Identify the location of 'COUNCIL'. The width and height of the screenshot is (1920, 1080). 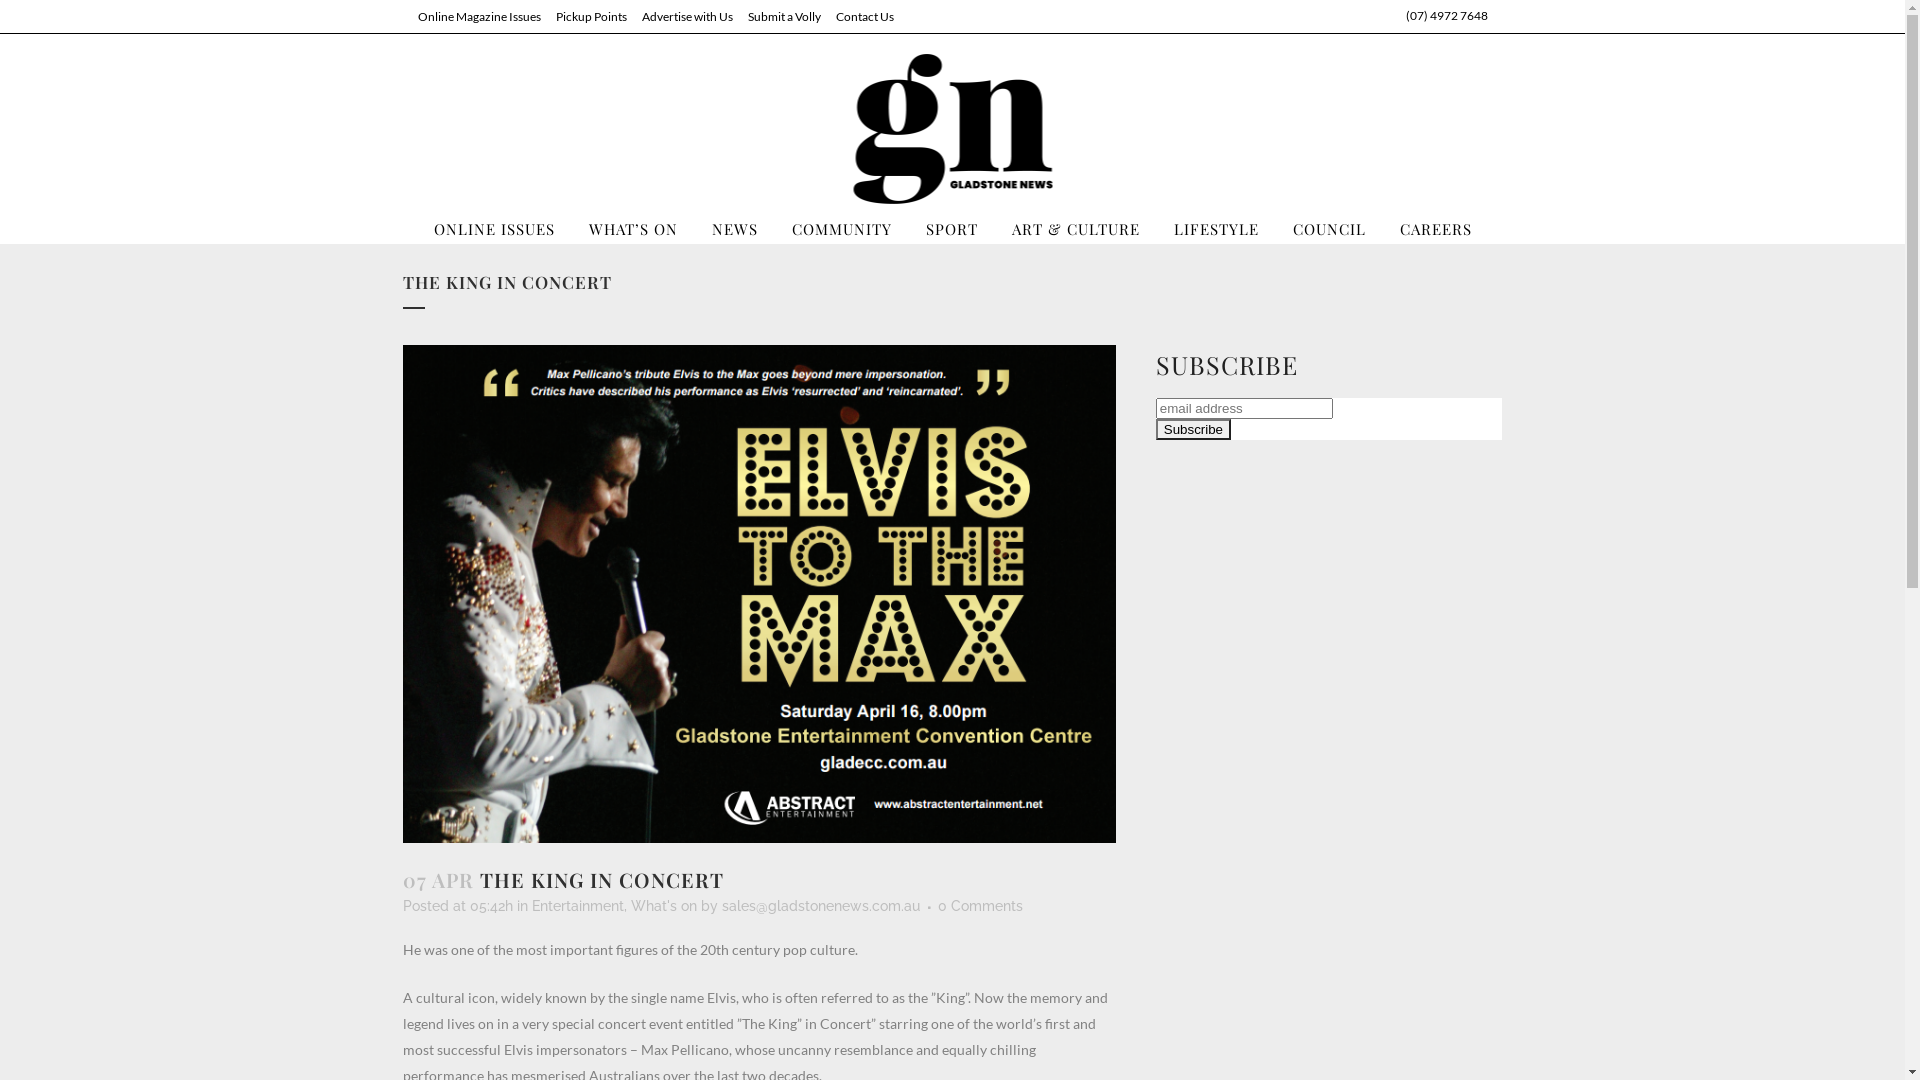
(1329, 227).